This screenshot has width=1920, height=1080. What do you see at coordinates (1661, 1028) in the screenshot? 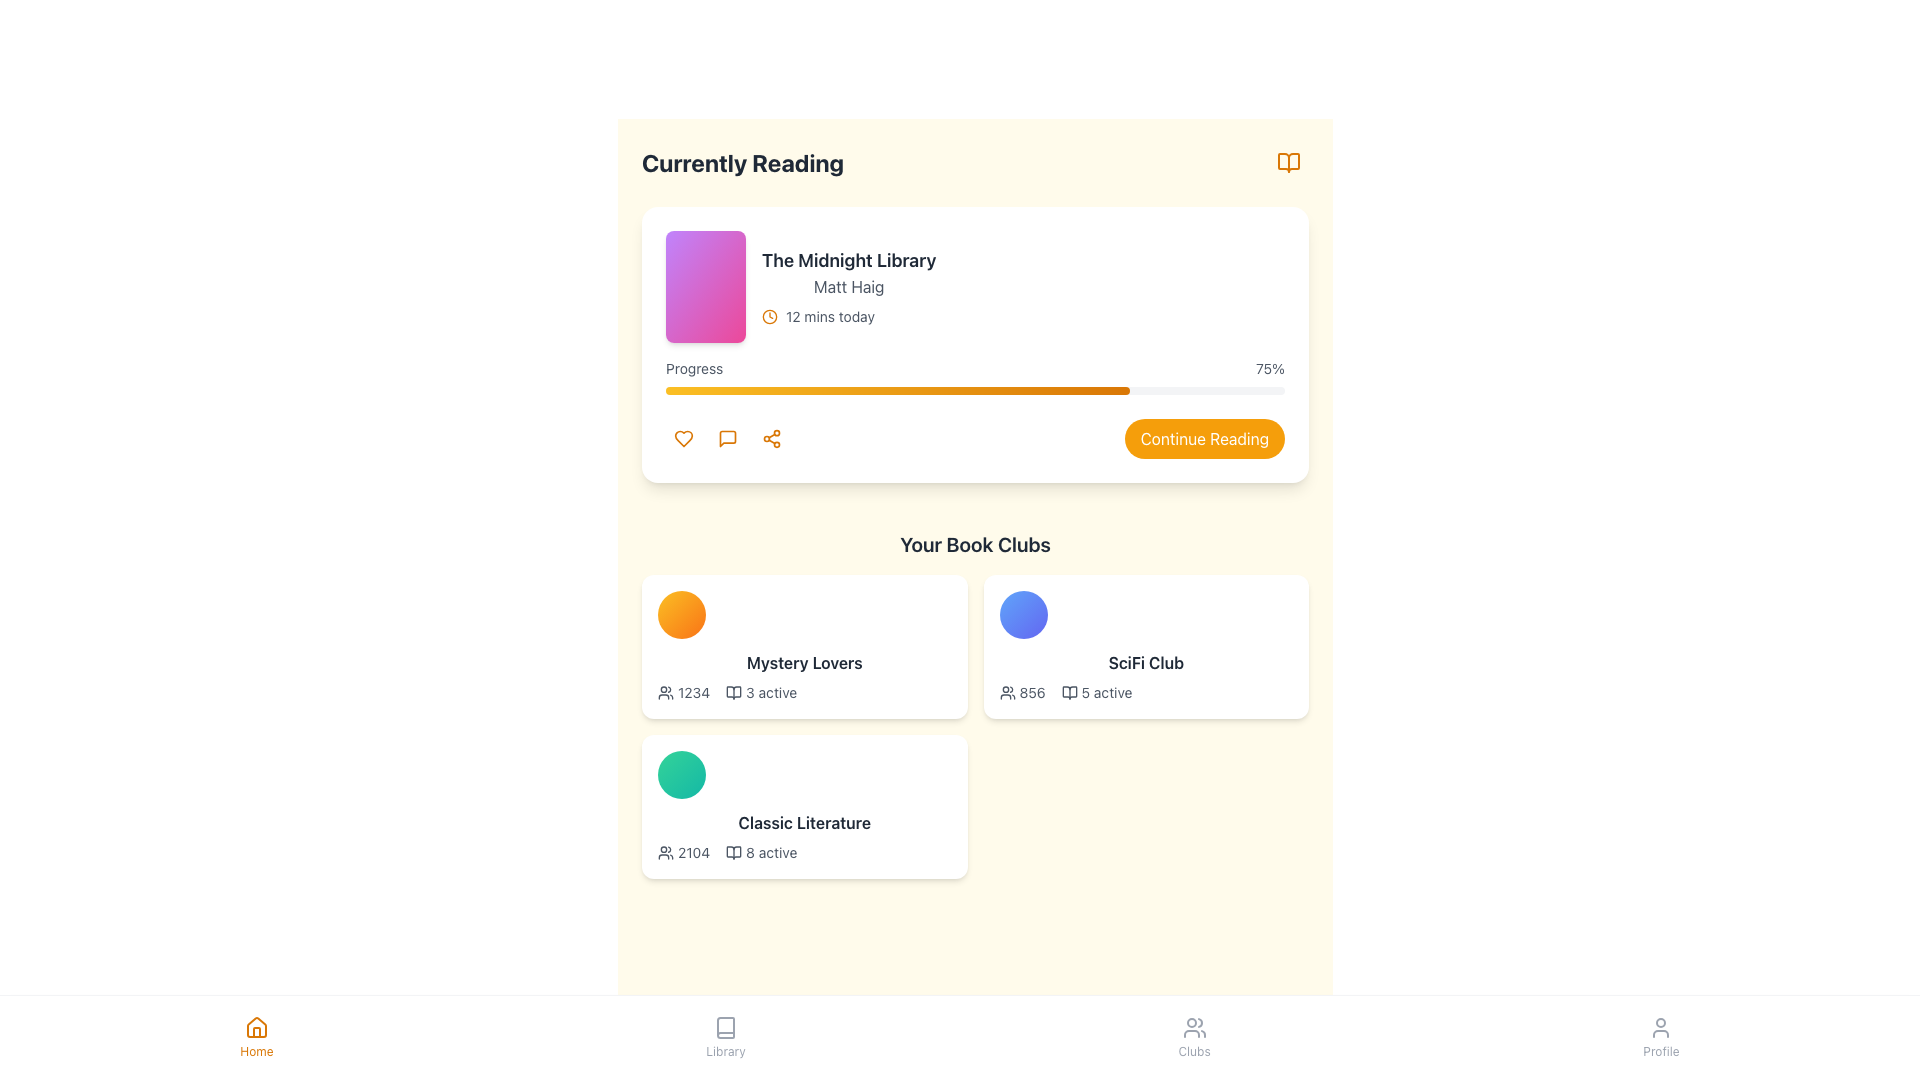
I see `the 'Profile' icon located at the far-right end of the bottom navigation bar` at bounding box center [1661, 1028].